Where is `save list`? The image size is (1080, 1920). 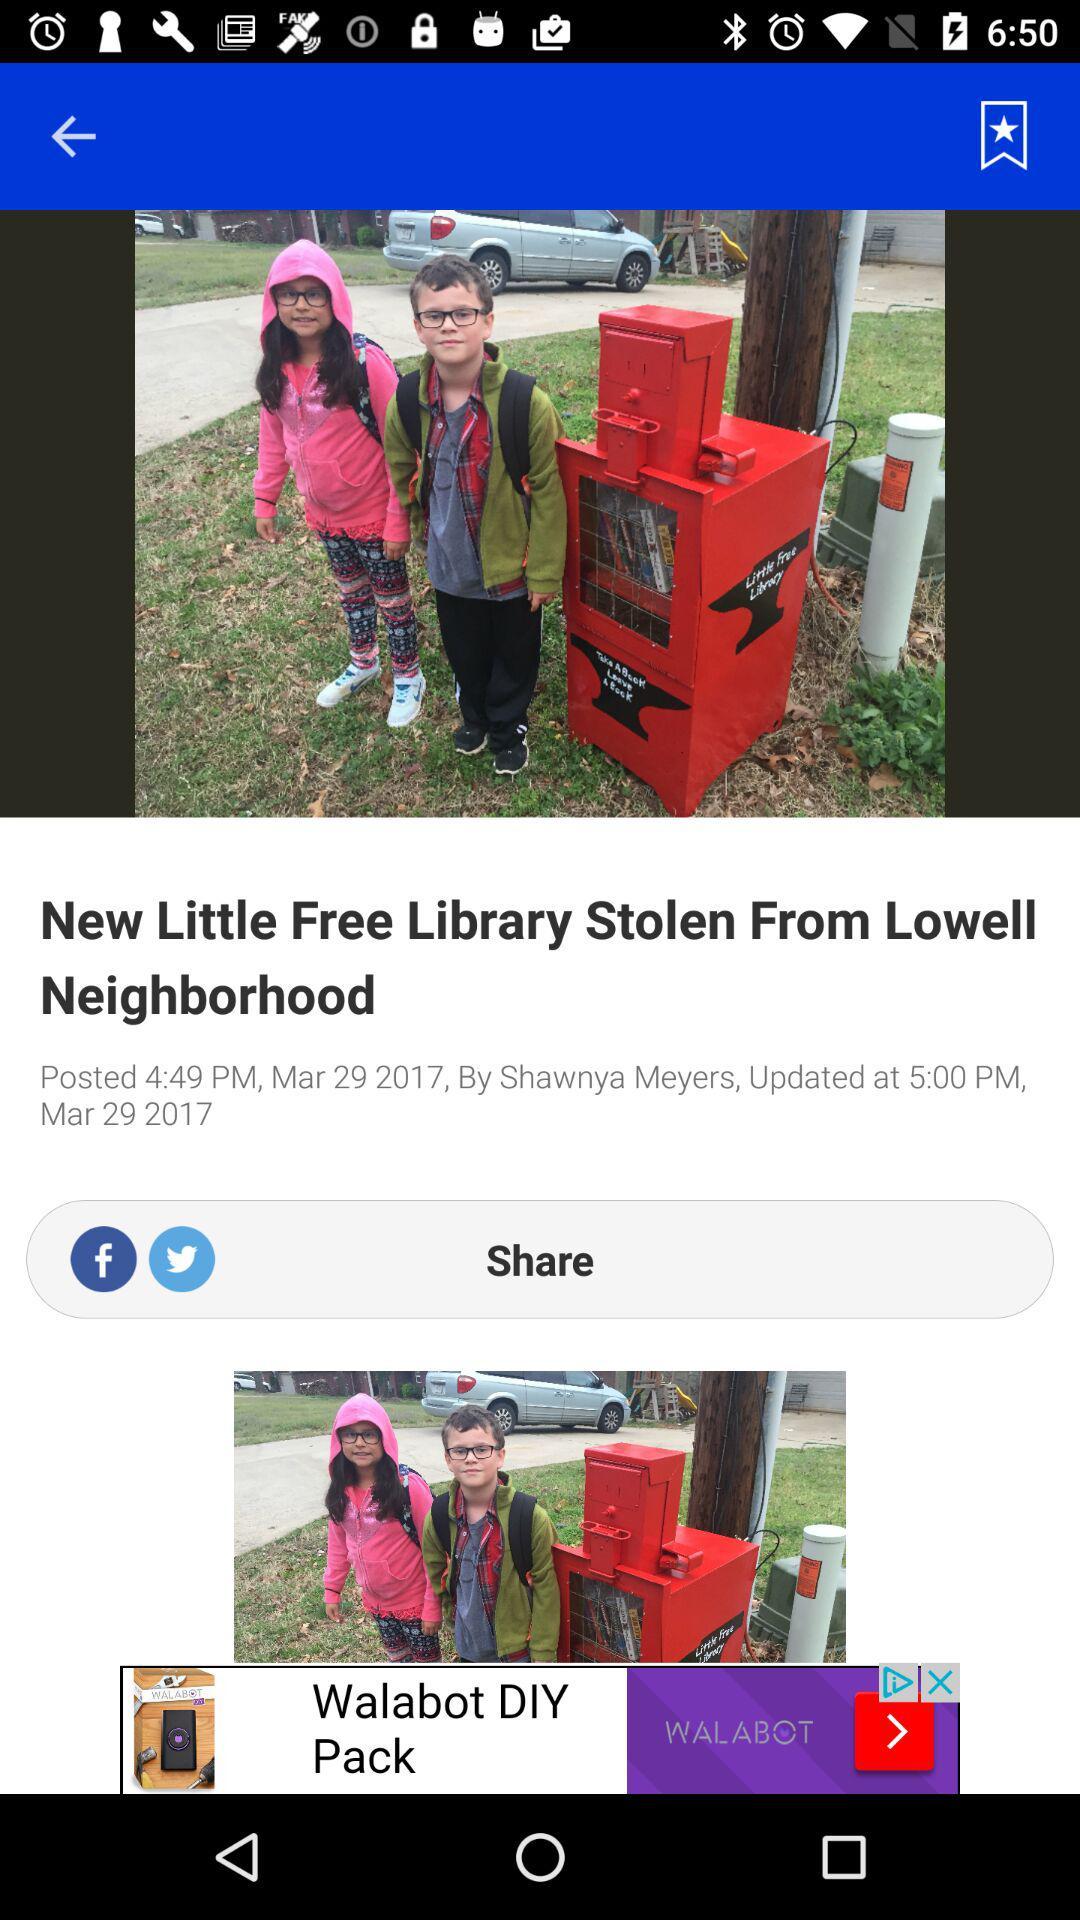
save list is located at coordinates (1004, 135).